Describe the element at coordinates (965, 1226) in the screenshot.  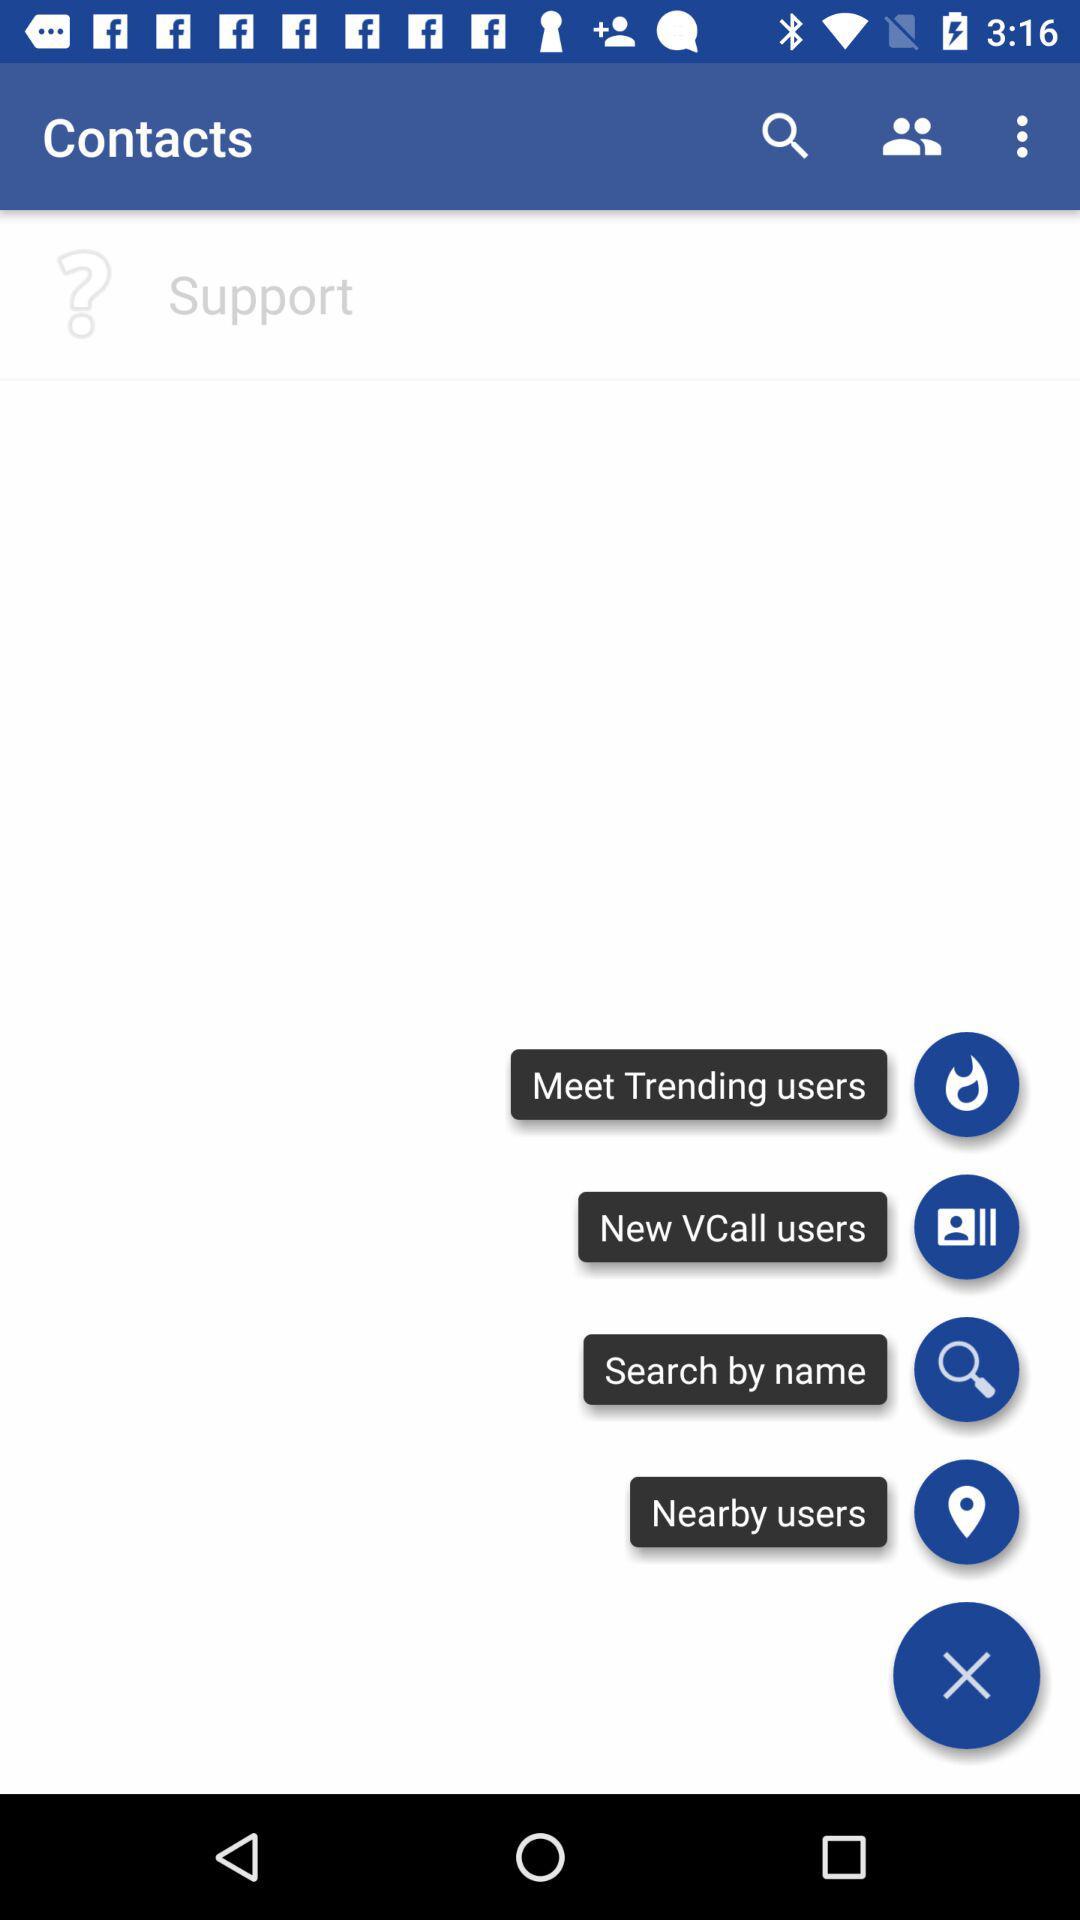
I see `a new vcall user` at that location.